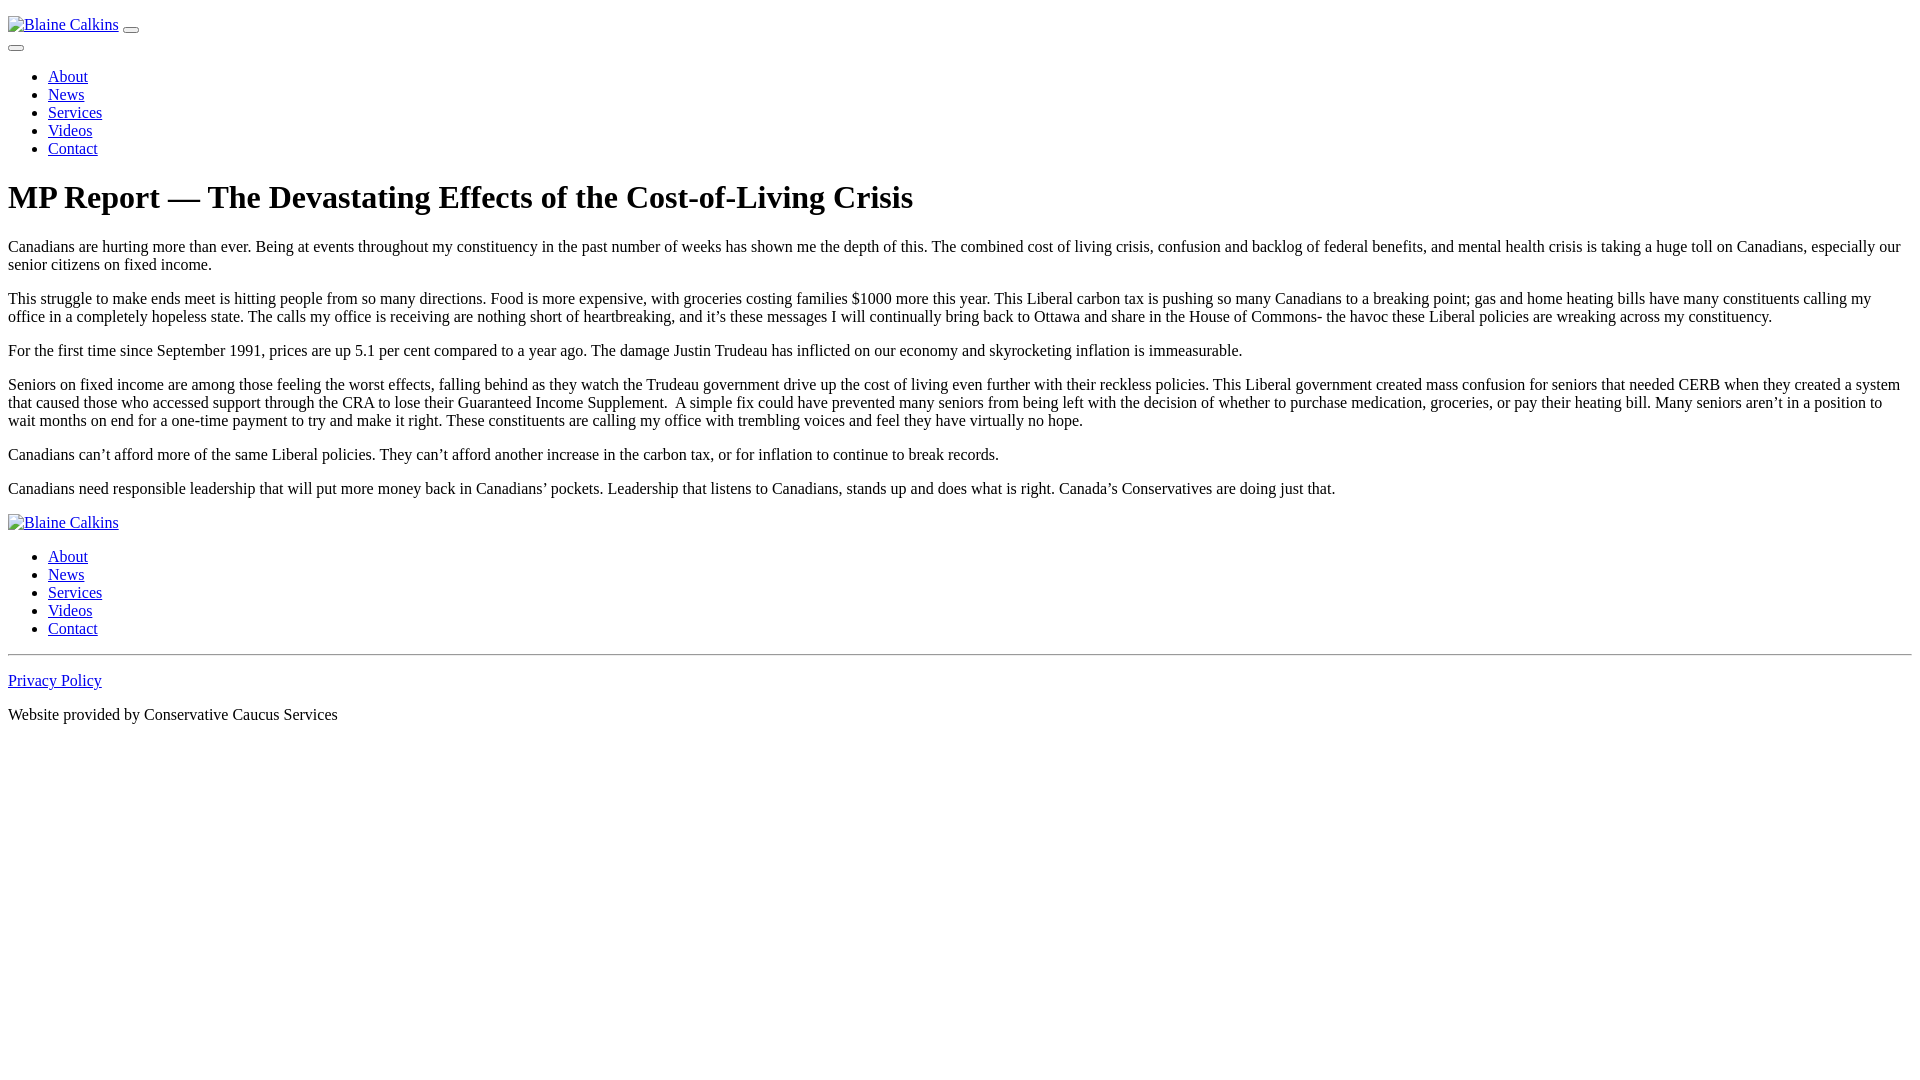 The image size is (1920, 1080). What do you see at coordinates (67, 556) in the screenshot?
I see `'About'` at bounding box center [67, 556].